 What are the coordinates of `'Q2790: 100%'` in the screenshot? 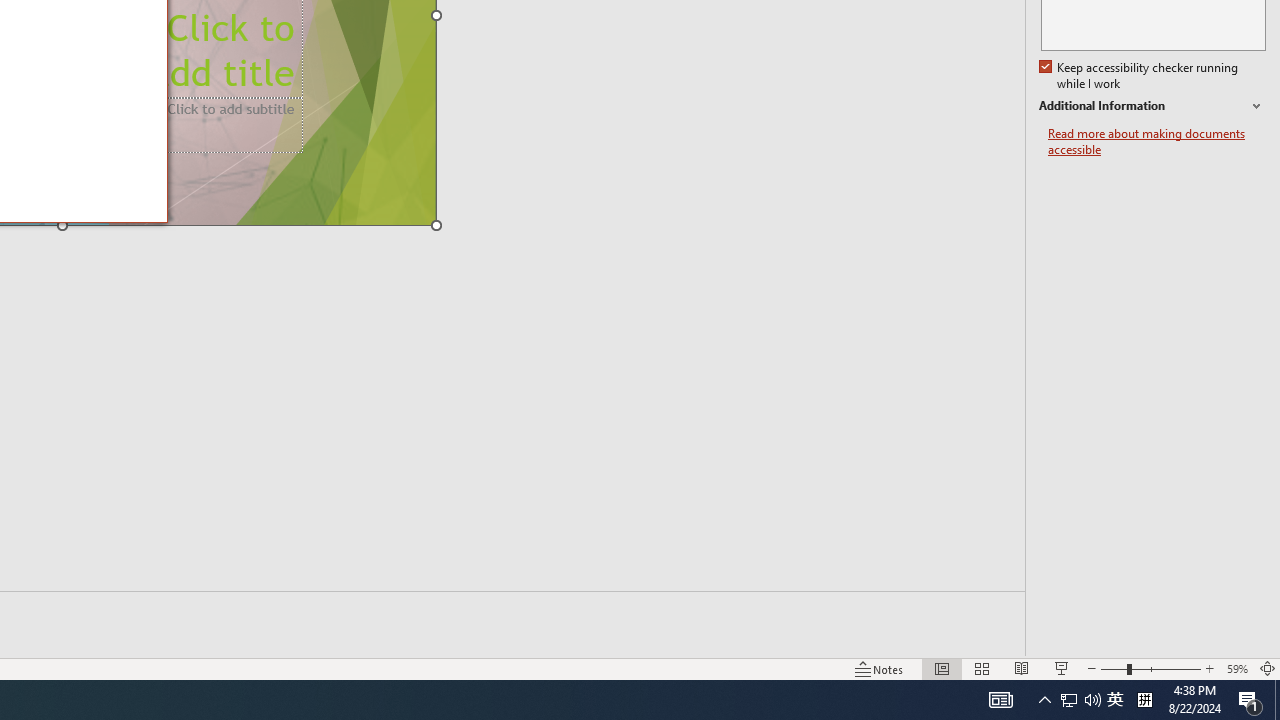 It's located at (1092, 698).